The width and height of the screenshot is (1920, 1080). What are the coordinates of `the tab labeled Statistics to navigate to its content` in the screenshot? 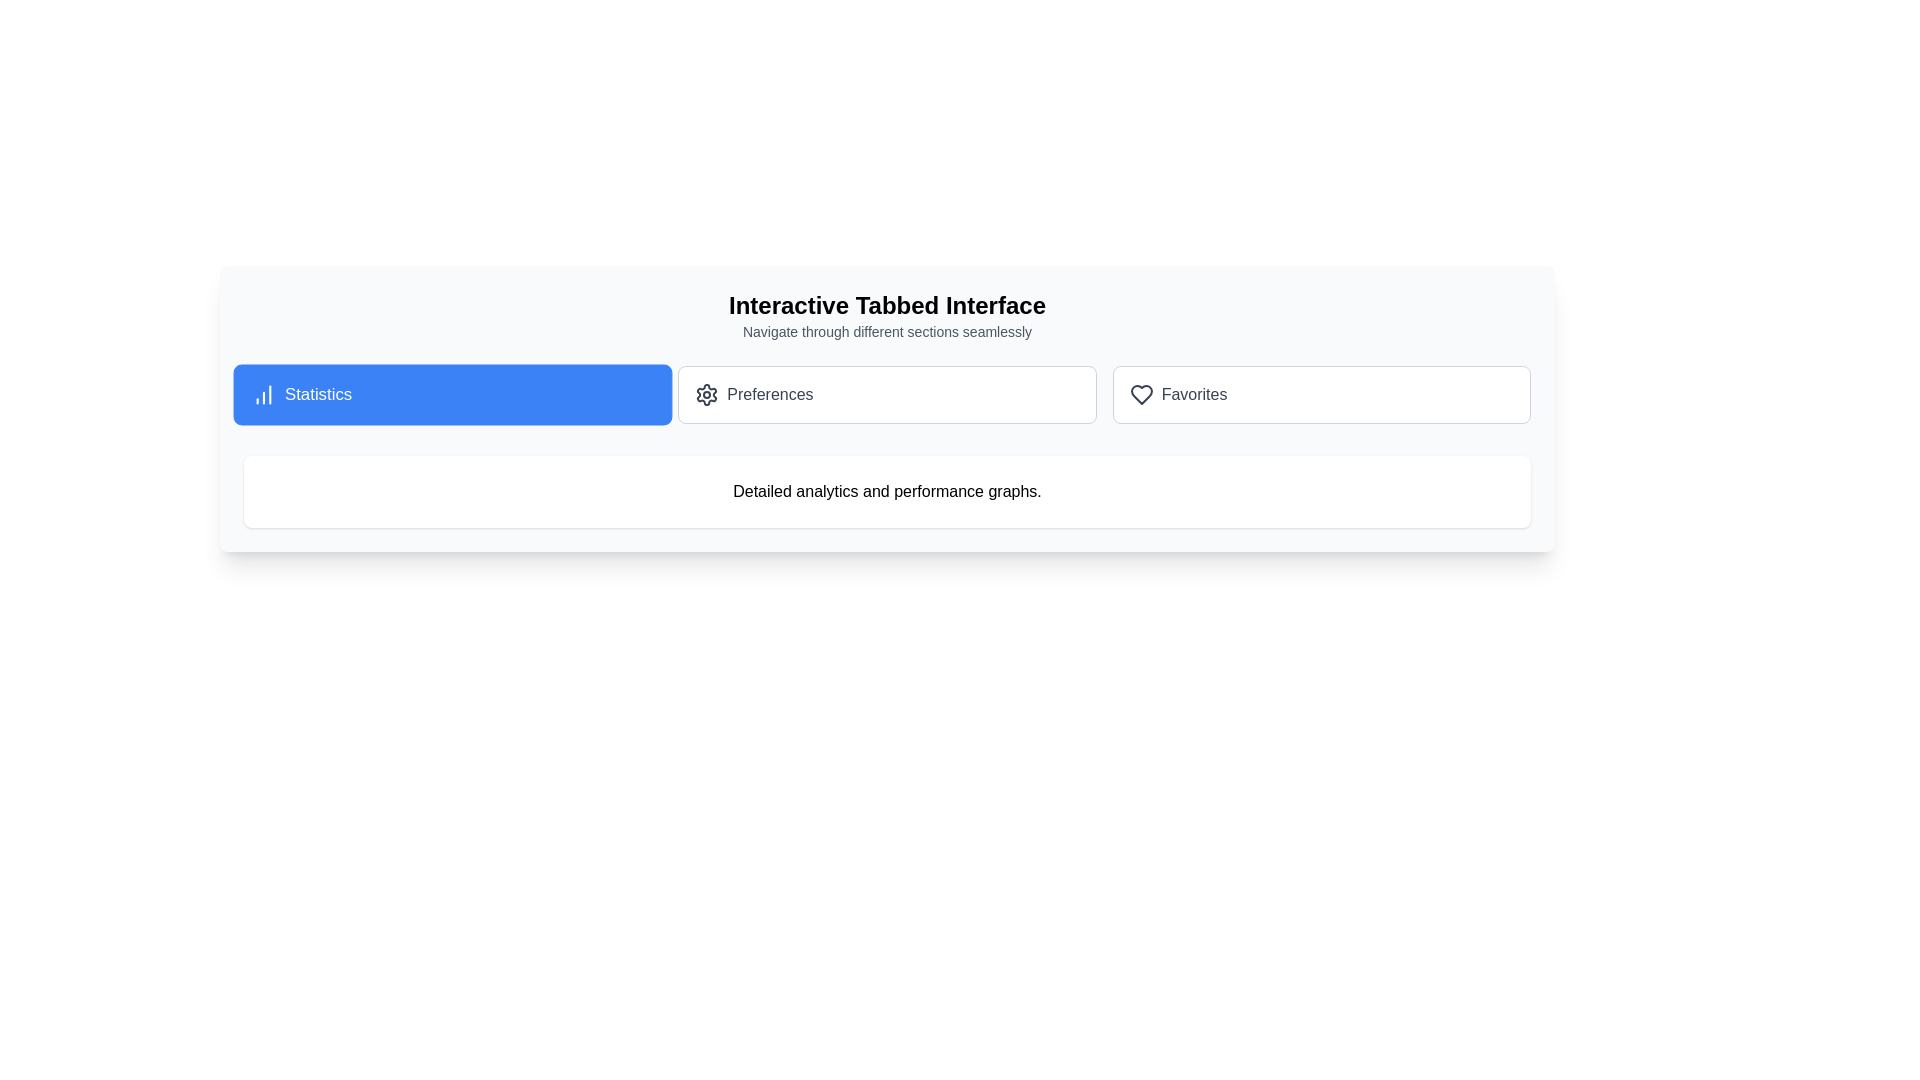 It's located at (451, 394).